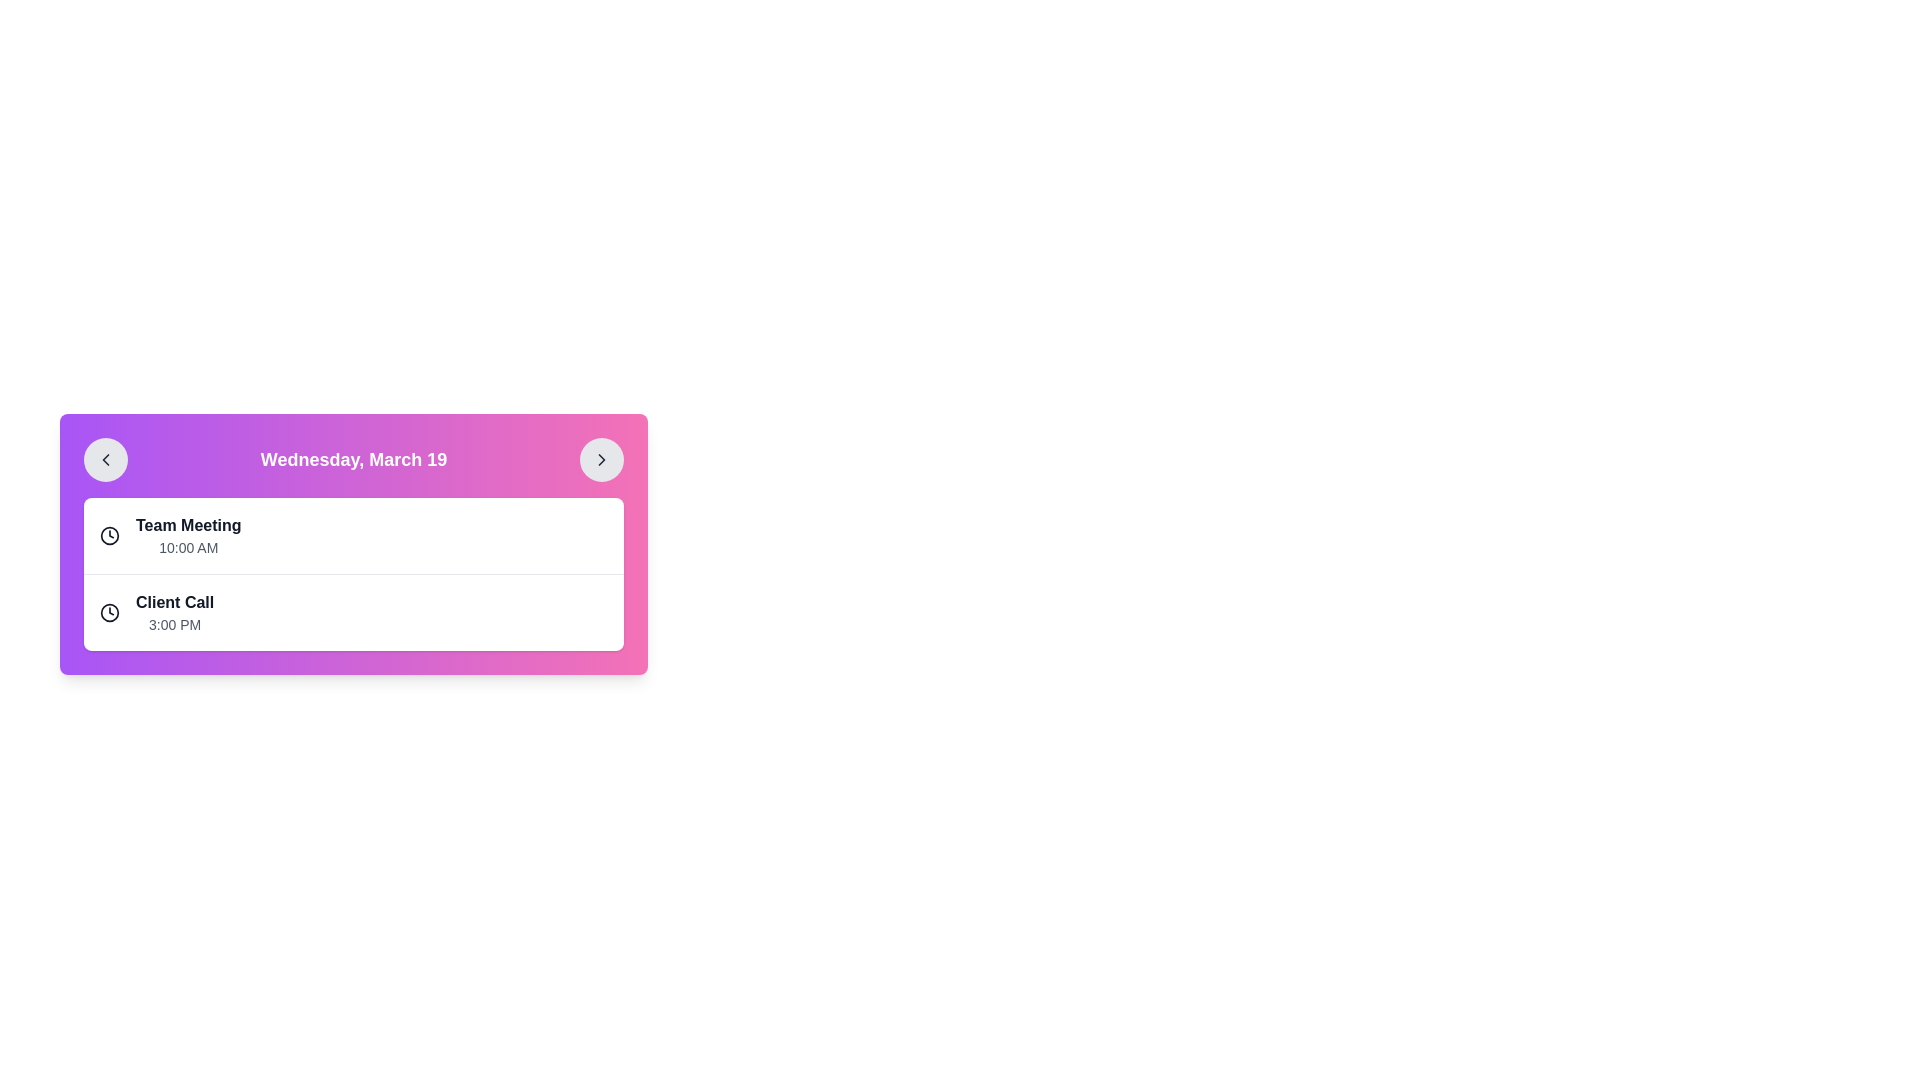  I want to click on displayed time '10:00 AM' from the text label located beneath the 'Team Meeting' event label, so click(188, 547).